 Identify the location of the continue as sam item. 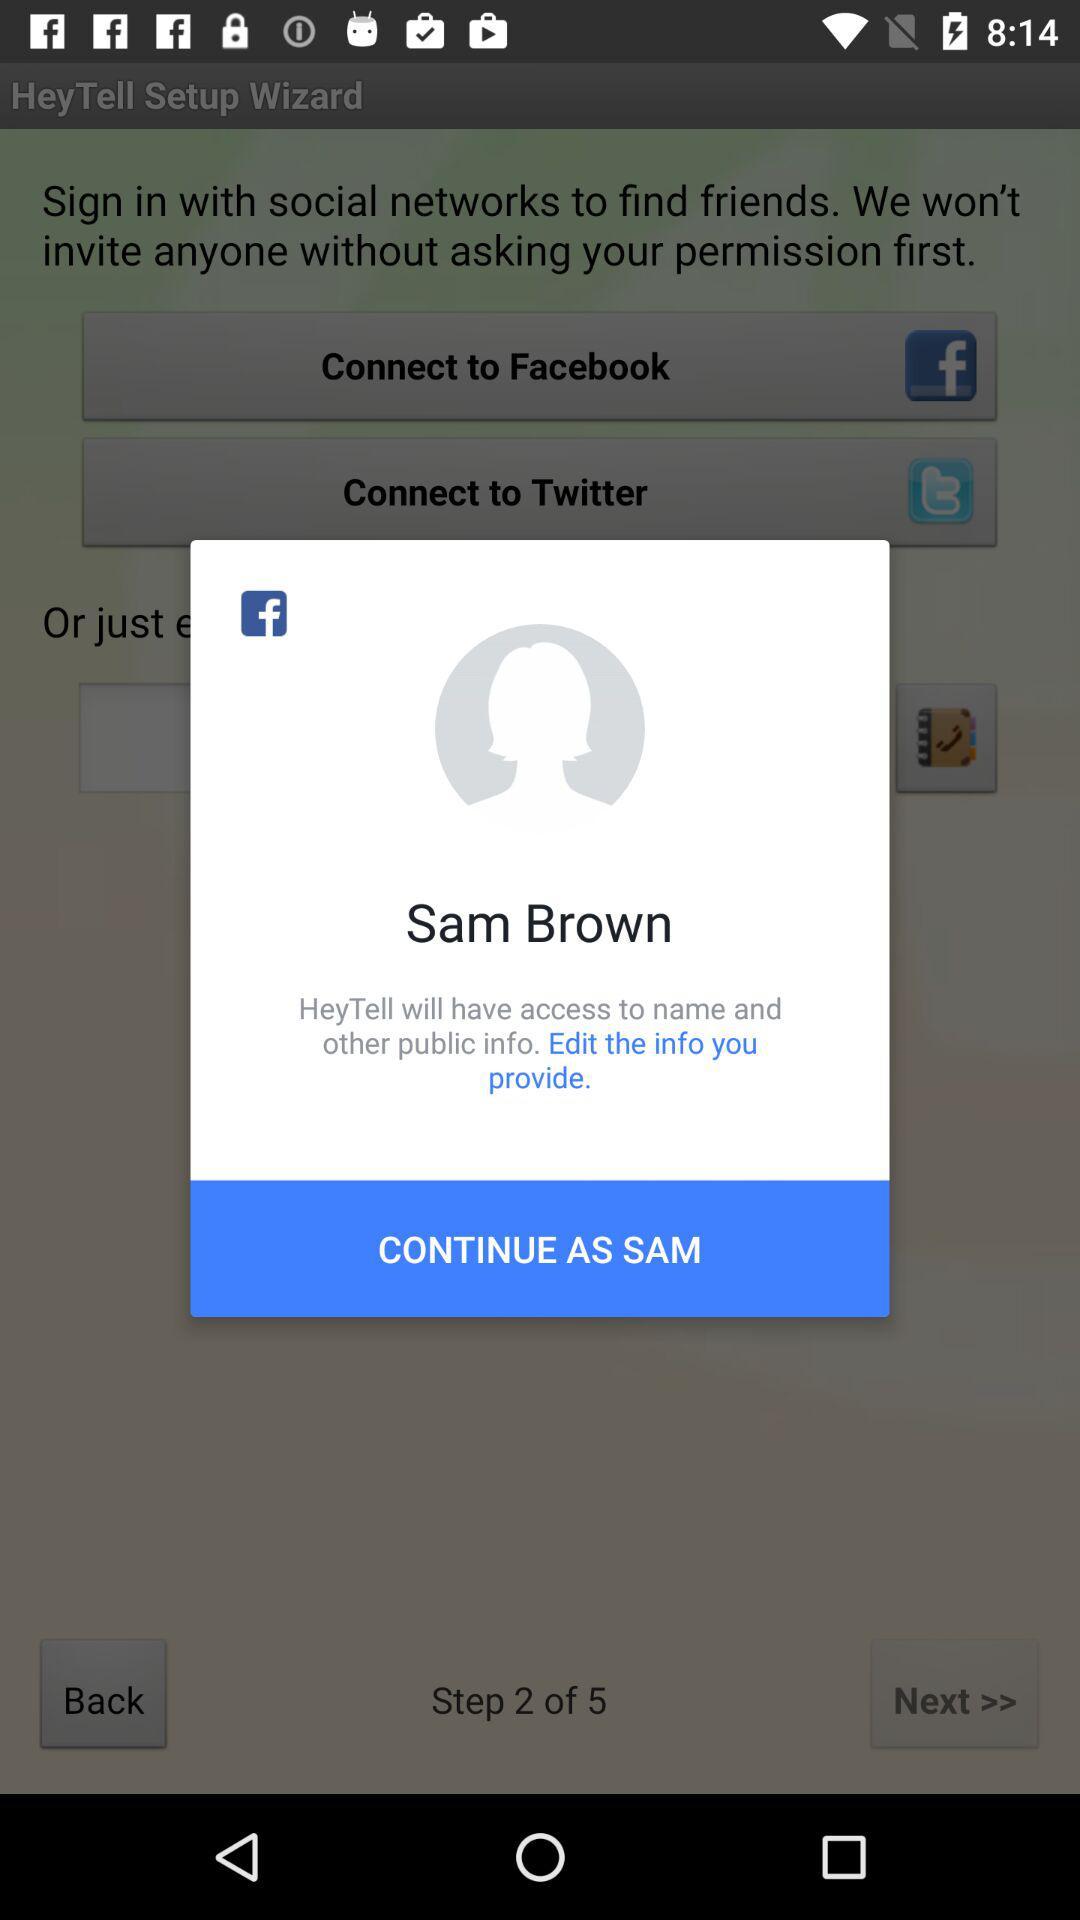
(540, 1247).